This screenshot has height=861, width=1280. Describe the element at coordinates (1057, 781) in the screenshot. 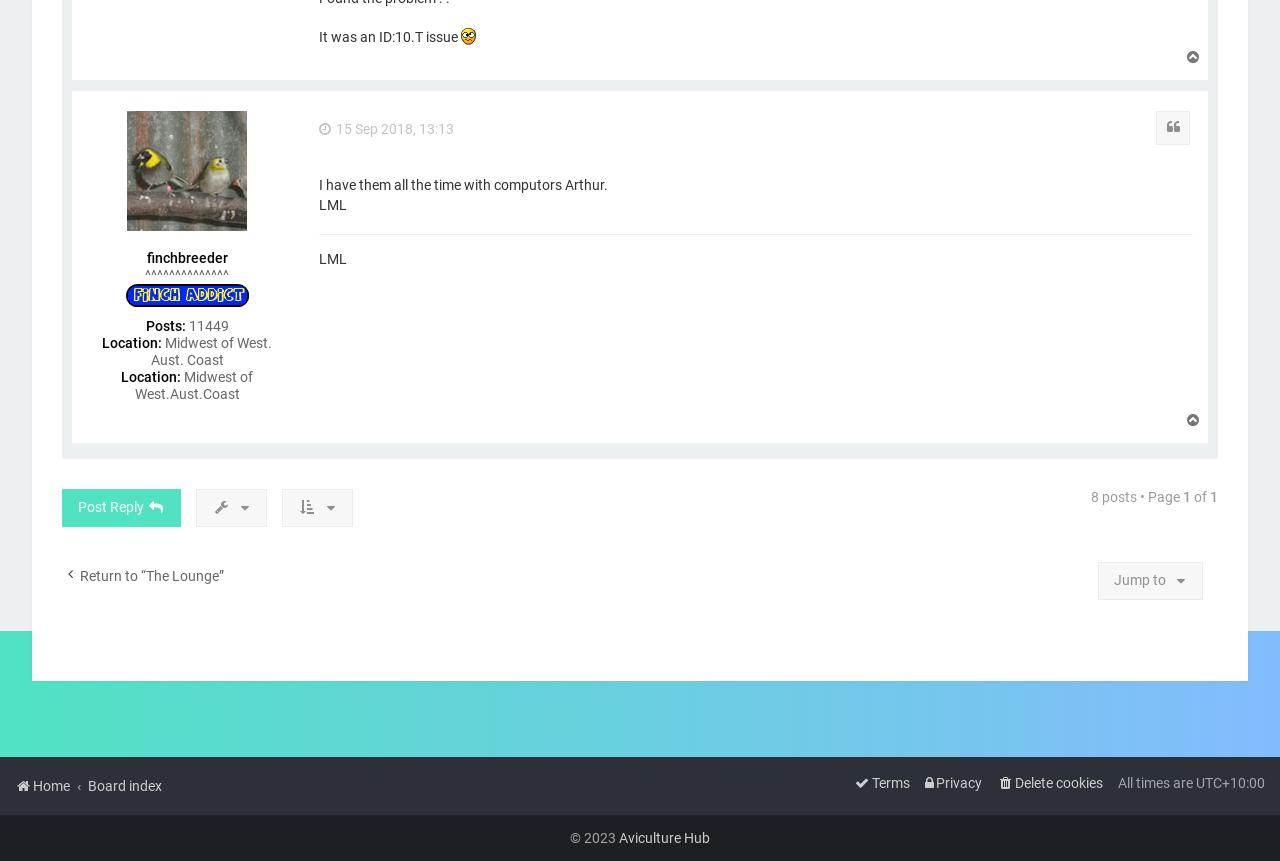

I see `'Delete cookies'` at that location.